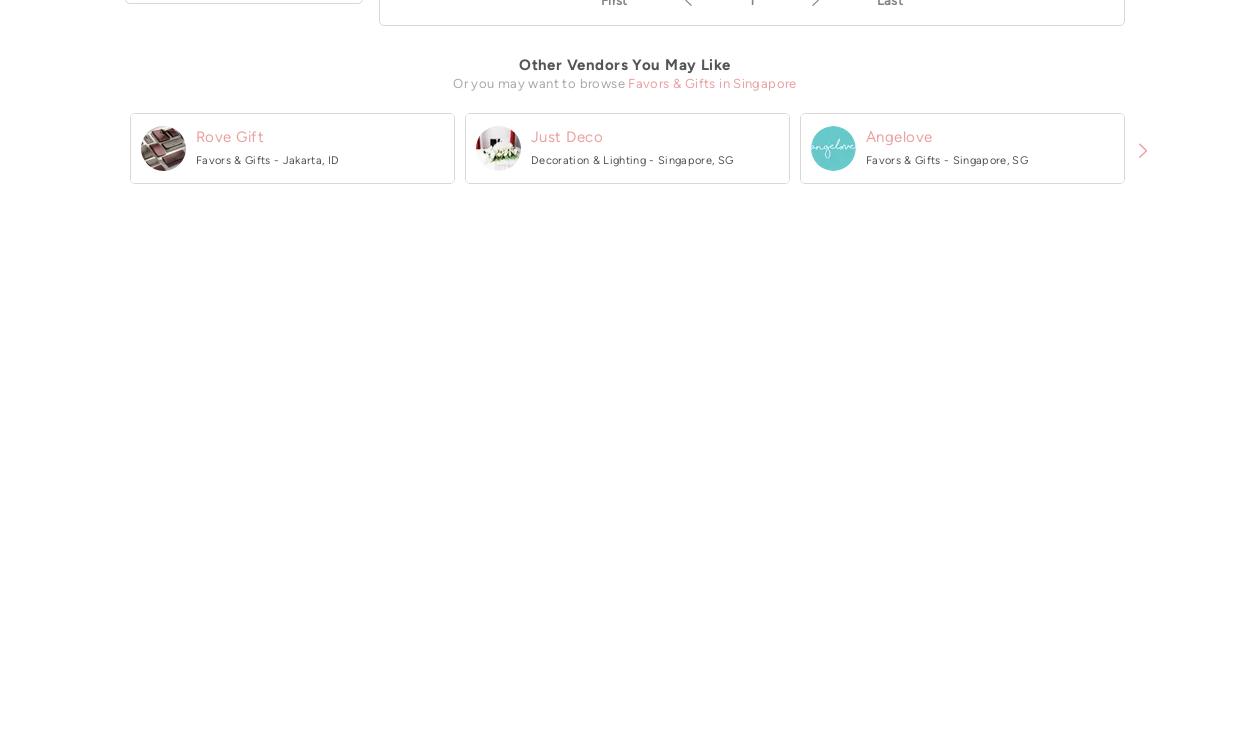 Image resolution: width=1250 pixels, height=753 pixels. What do you see at coordinates (519, 64) in the screenshot?
I see `'Other vendors you may like'` at bounding box center [519, 64].